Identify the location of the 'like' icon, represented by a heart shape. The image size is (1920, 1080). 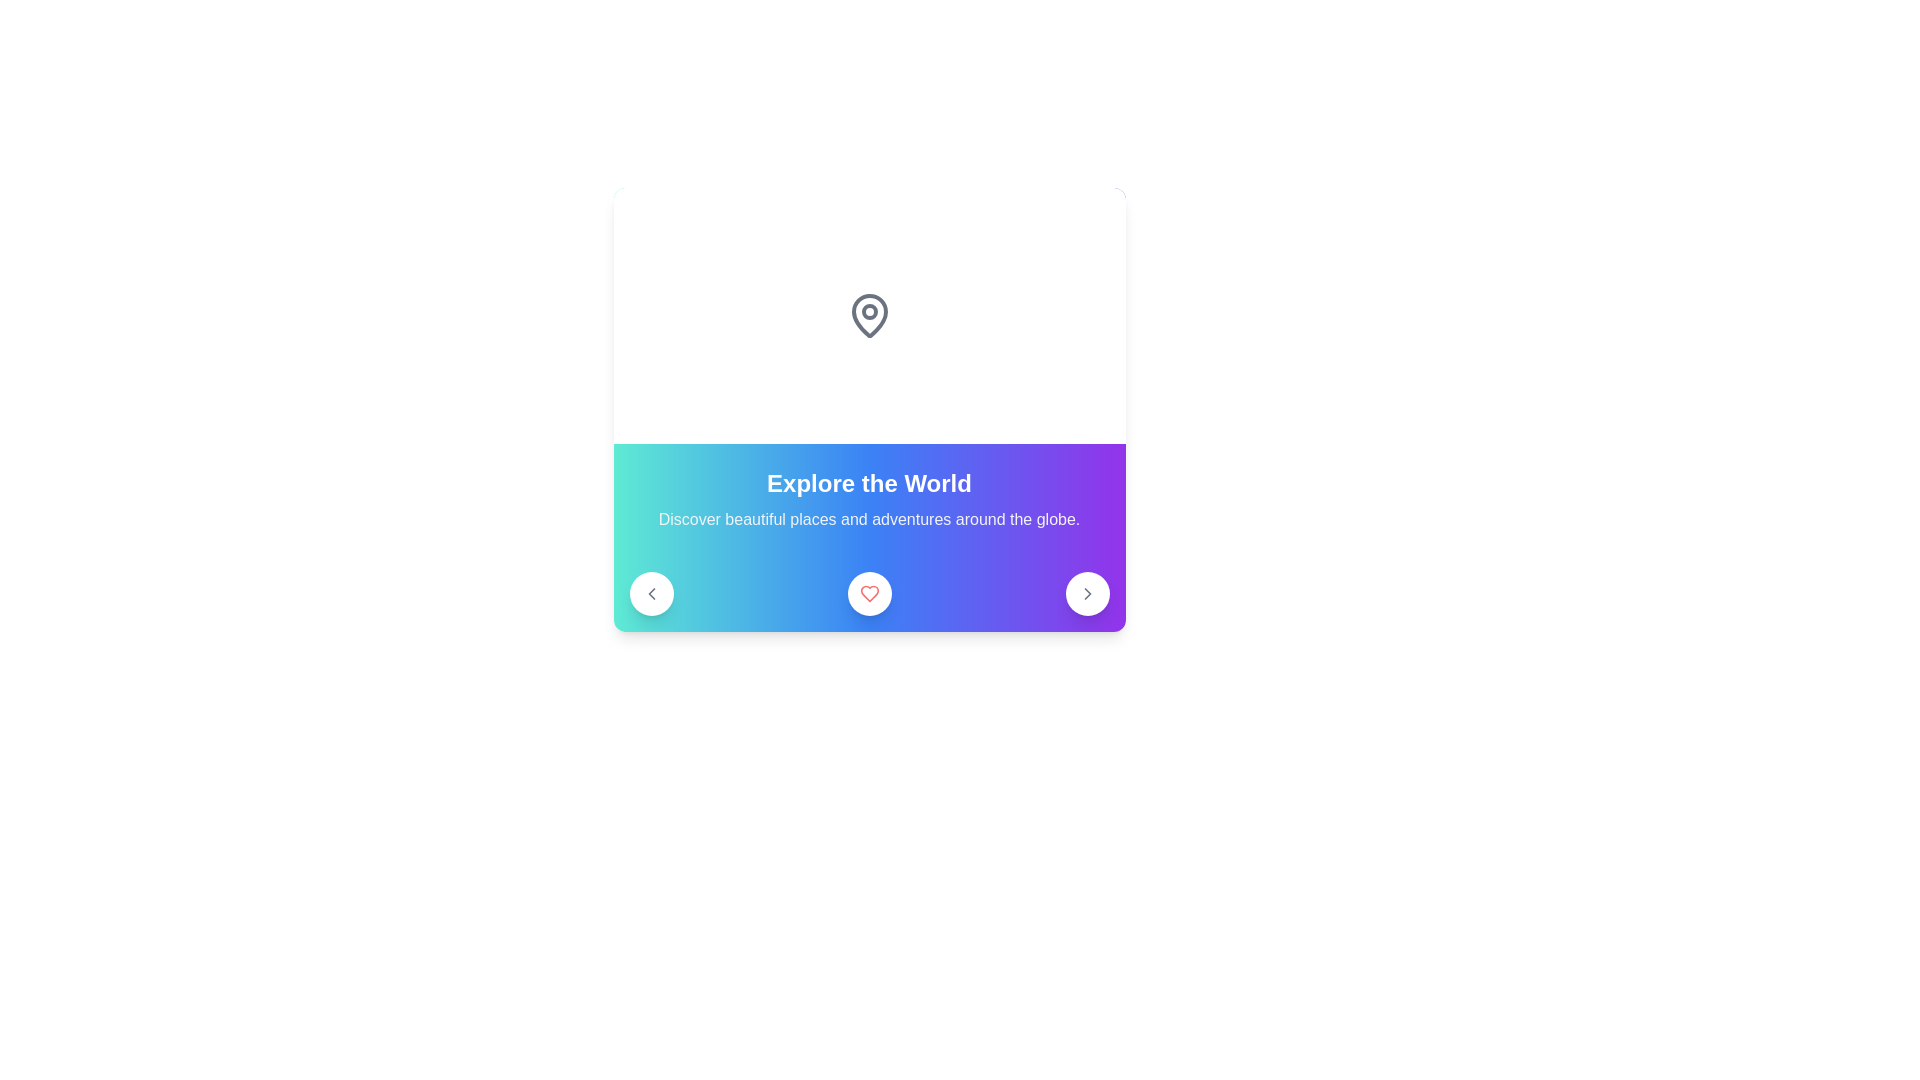
(869, 593).